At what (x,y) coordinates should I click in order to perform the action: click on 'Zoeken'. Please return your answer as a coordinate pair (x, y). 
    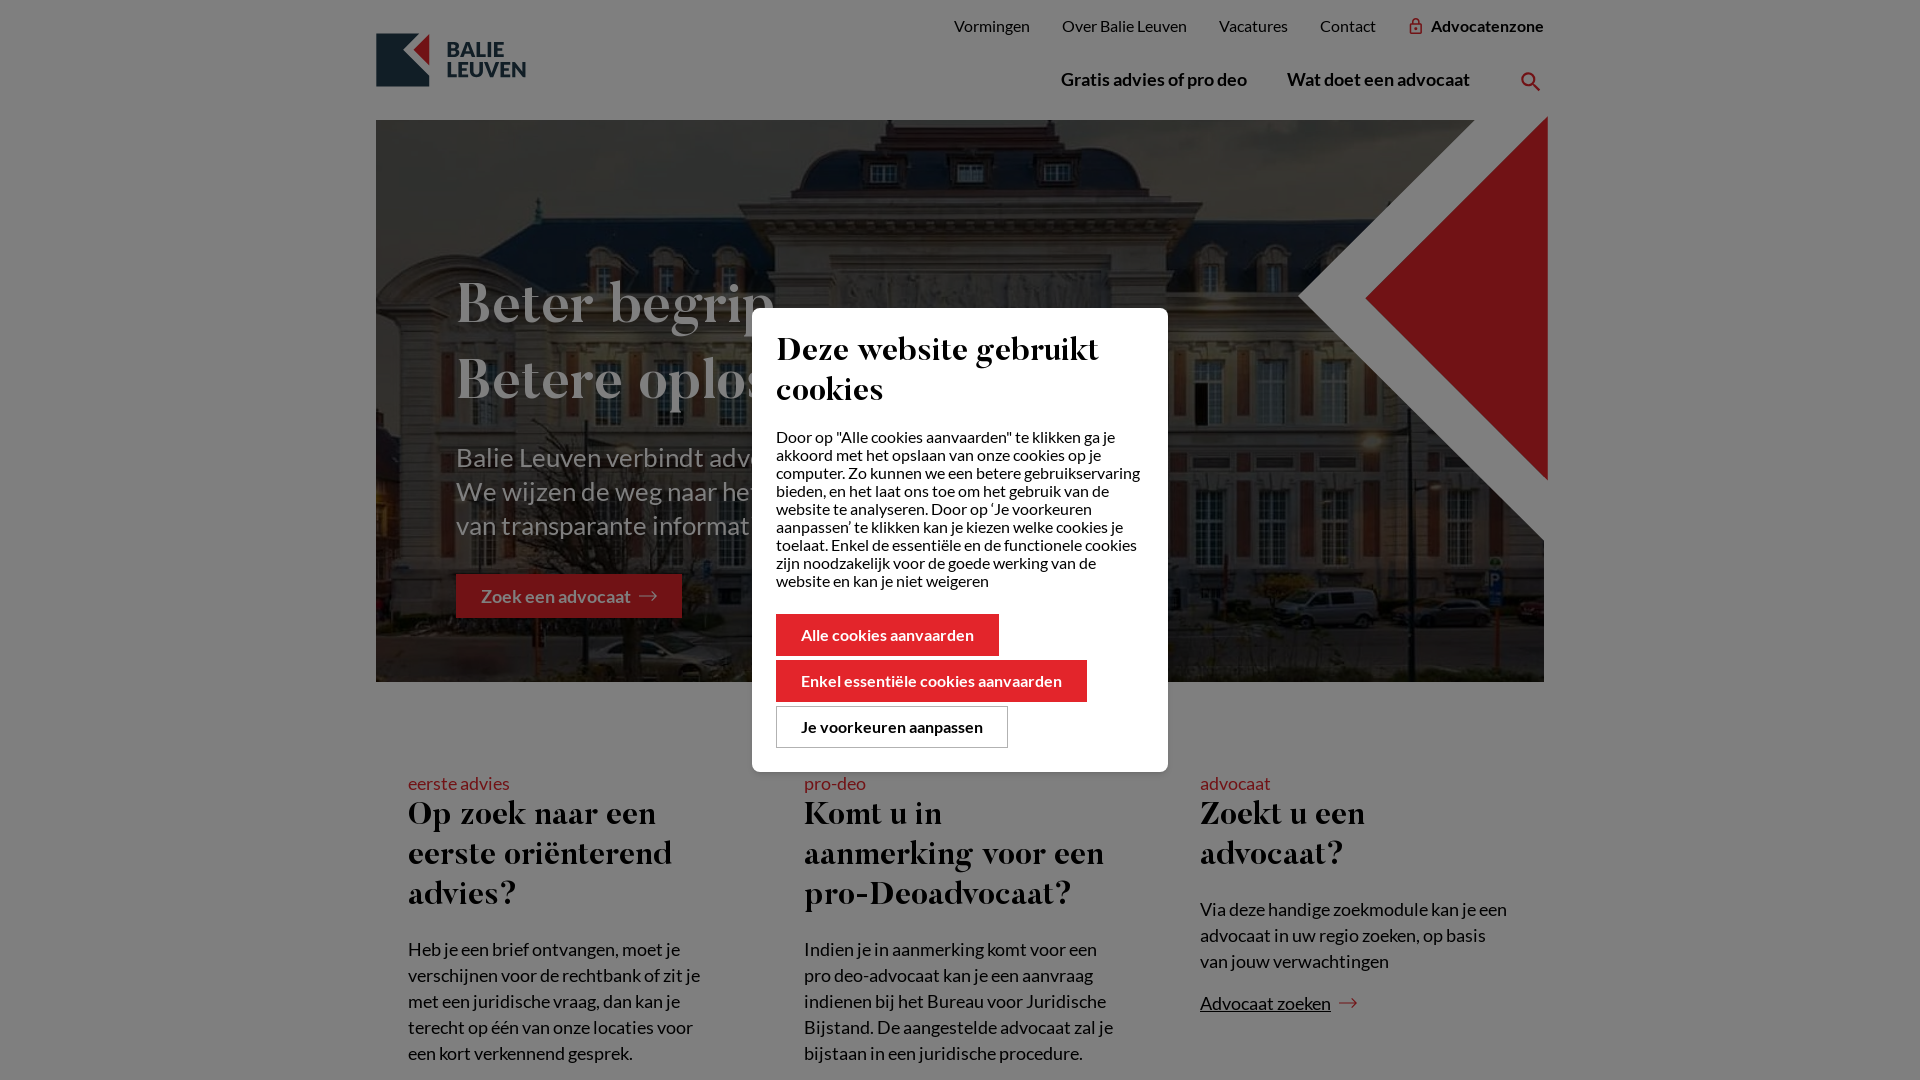
    Looking at the image, I should click on (1530, 77).